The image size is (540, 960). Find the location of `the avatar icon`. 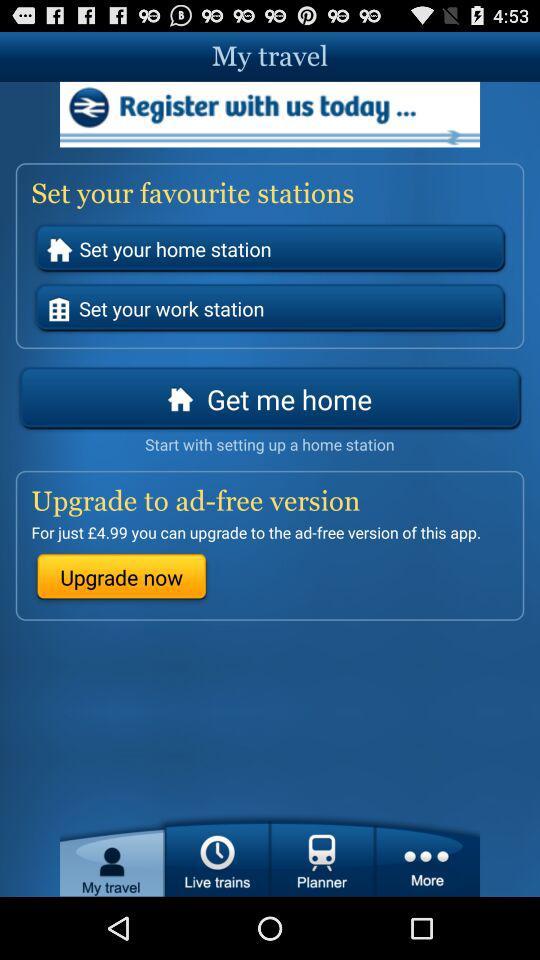

the avatar icon is located at coordinates (112, 914).